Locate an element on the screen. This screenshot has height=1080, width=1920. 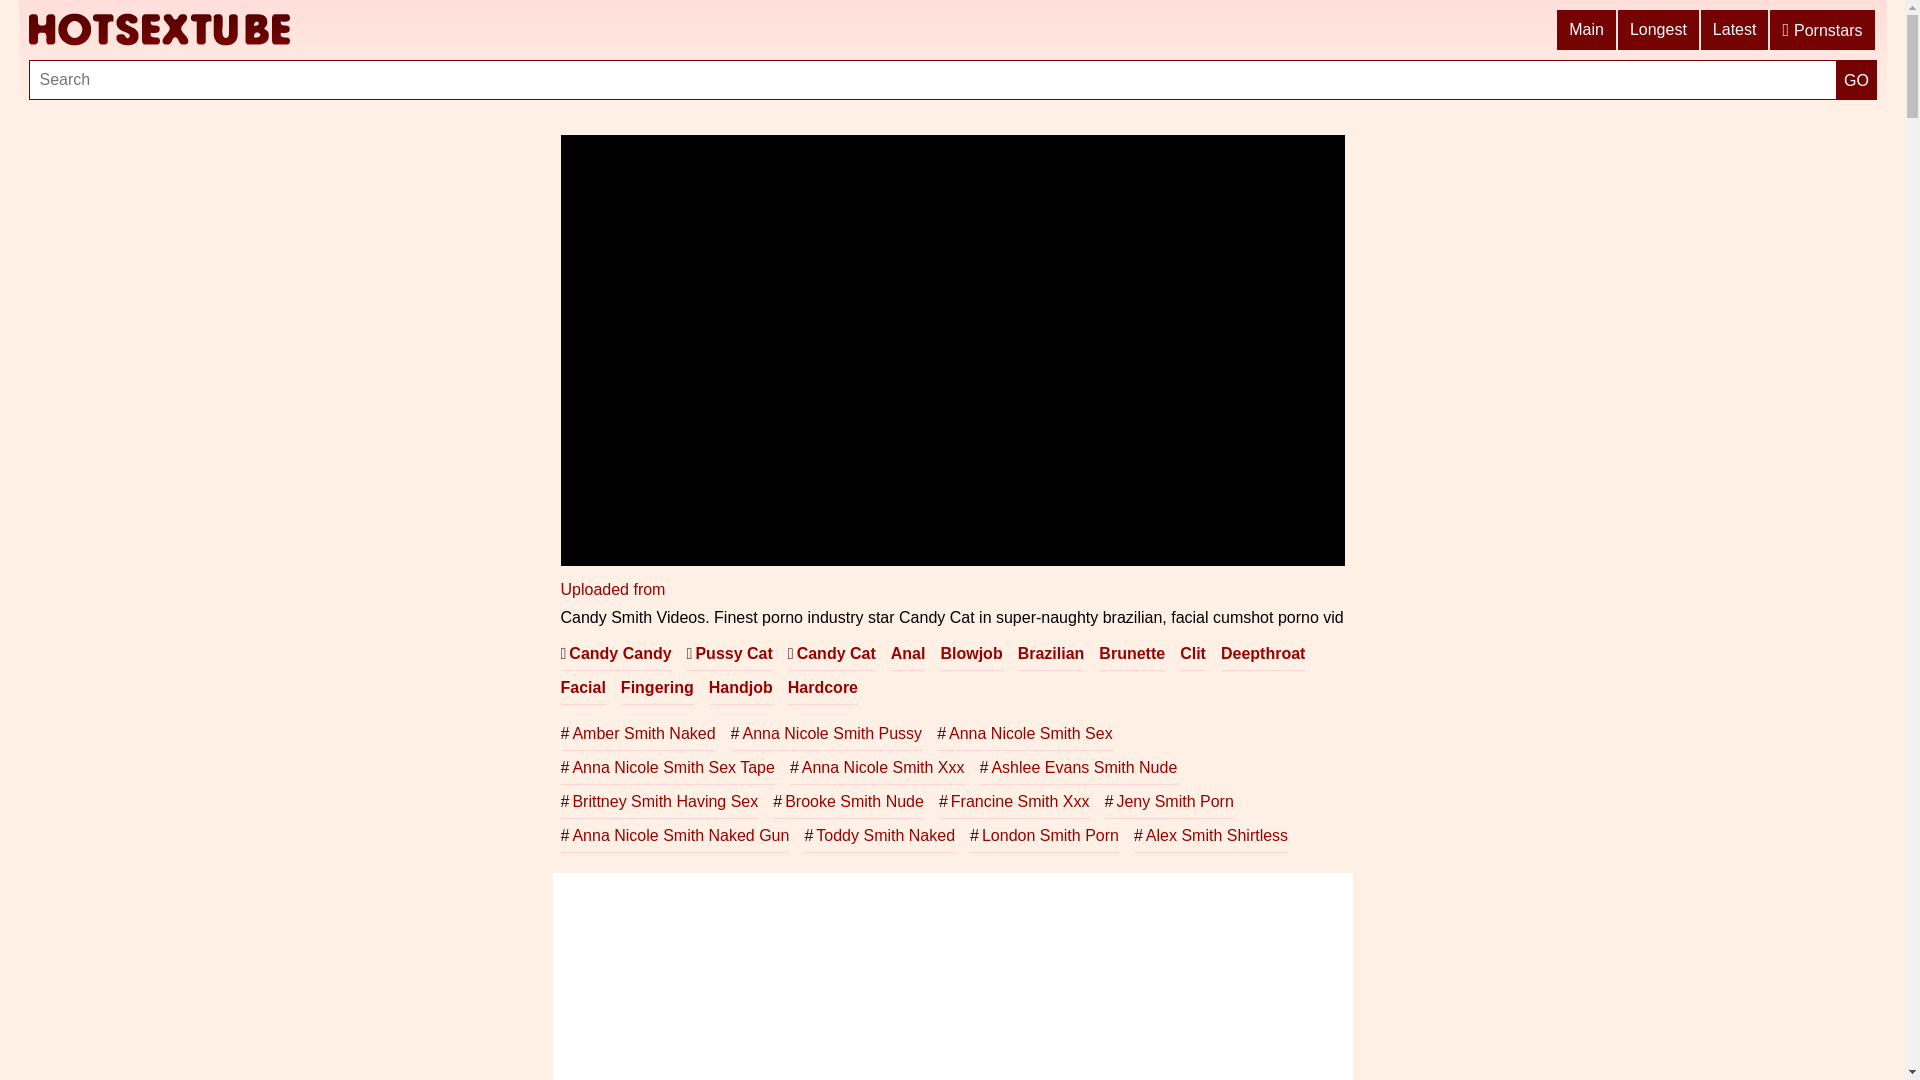
'Brooke Smith Nude' is located at coordinates (771, 801).